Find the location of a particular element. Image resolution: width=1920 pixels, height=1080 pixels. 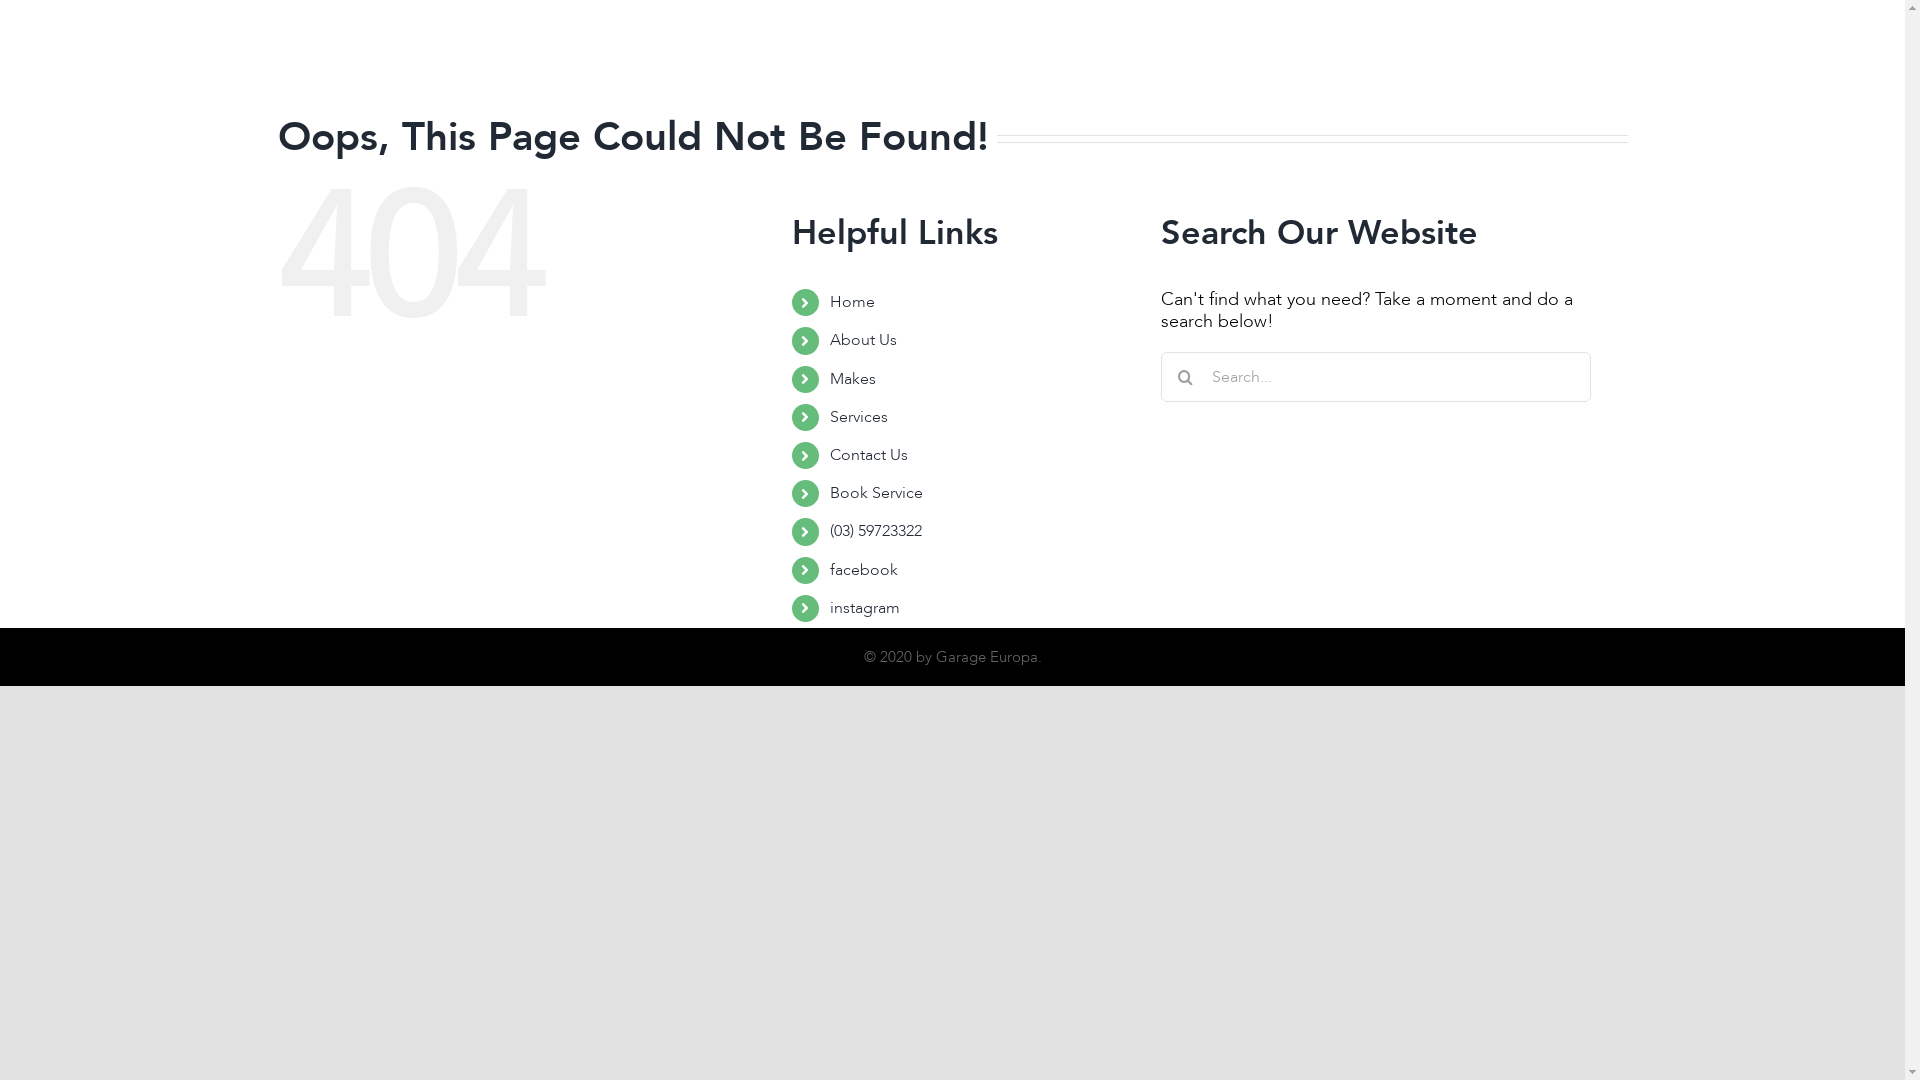

'About Us' is located at coordinates (863, 338).